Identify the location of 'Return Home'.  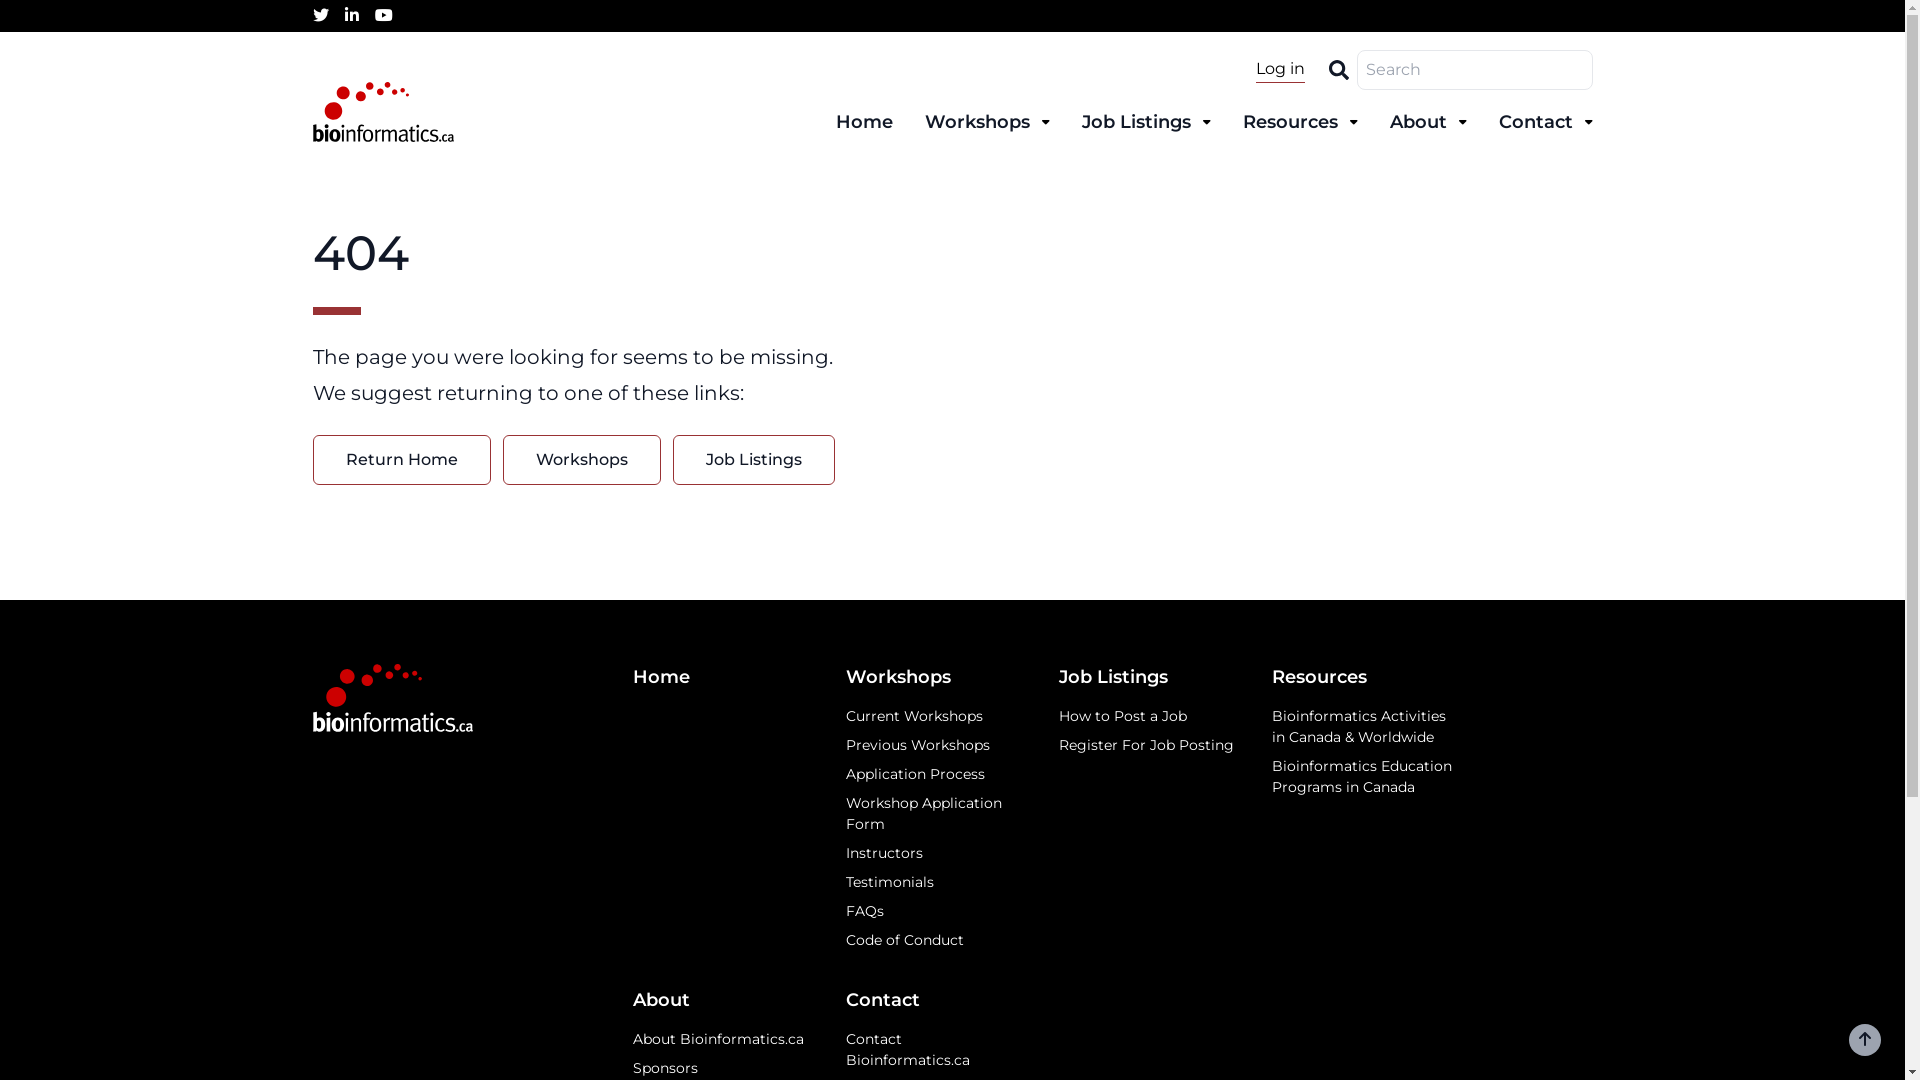
(400, 459).